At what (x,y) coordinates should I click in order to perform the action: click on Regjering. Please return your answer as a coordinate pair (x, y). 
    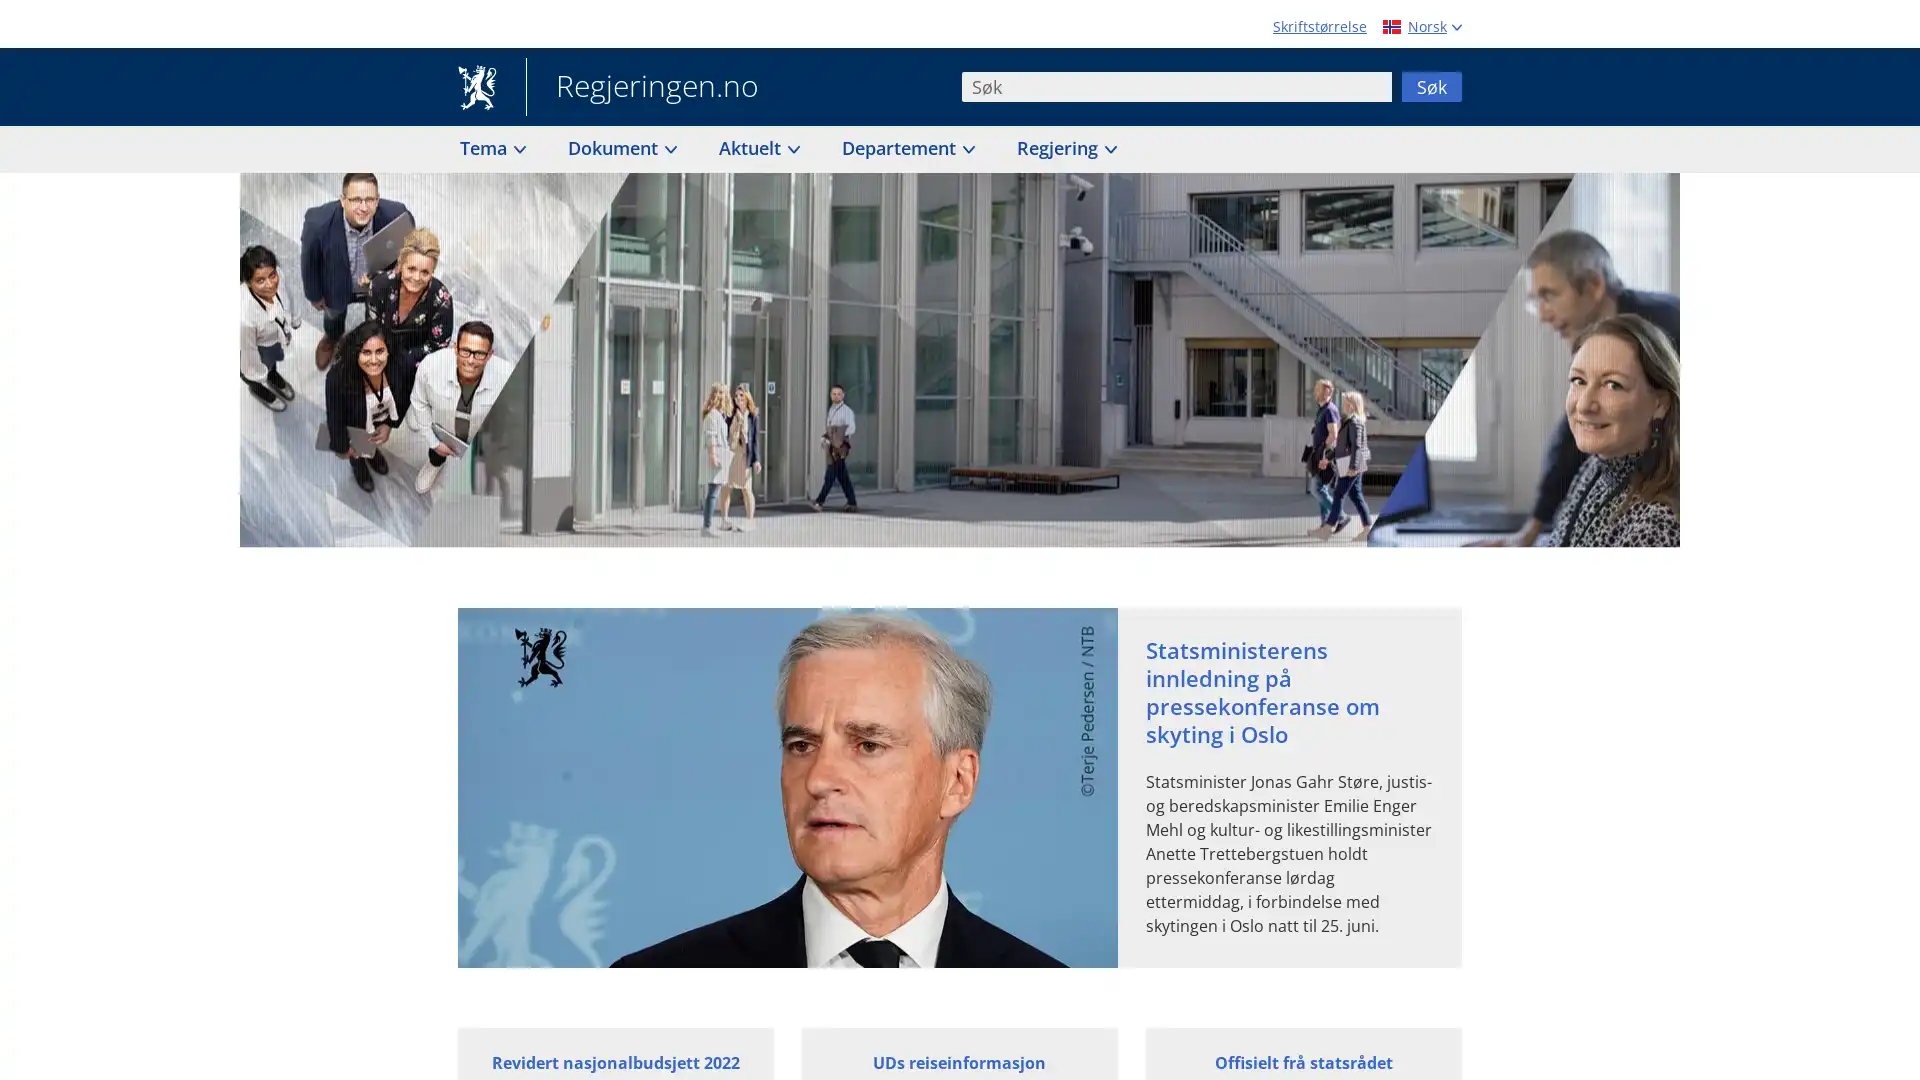
    Looking at the image, I should click on (1064, 147).